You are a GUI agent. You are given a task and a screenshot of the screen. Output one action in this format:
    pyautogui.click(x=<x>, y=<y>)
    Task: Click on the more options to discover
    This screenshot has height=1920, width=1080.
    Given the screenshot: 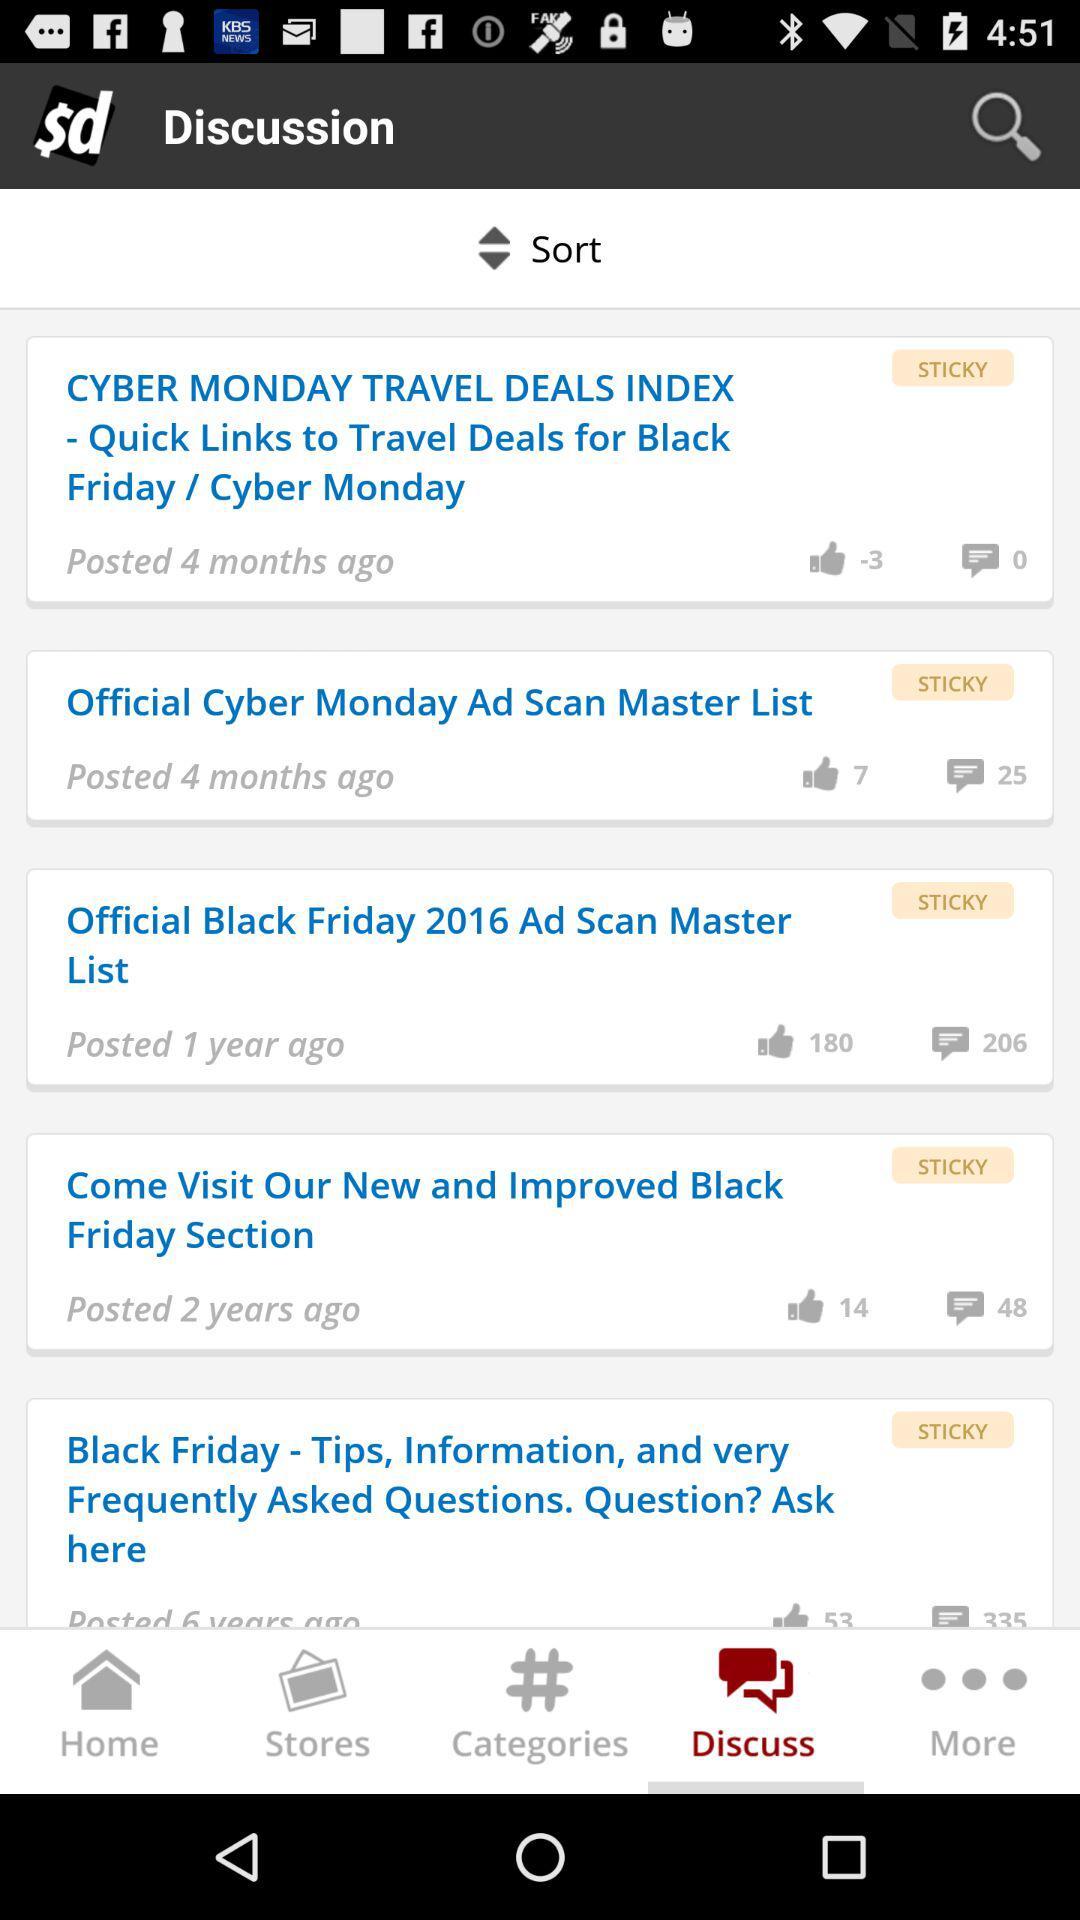 What is the action you would take?
    pyautogui.click(x=970, y=1714)
    